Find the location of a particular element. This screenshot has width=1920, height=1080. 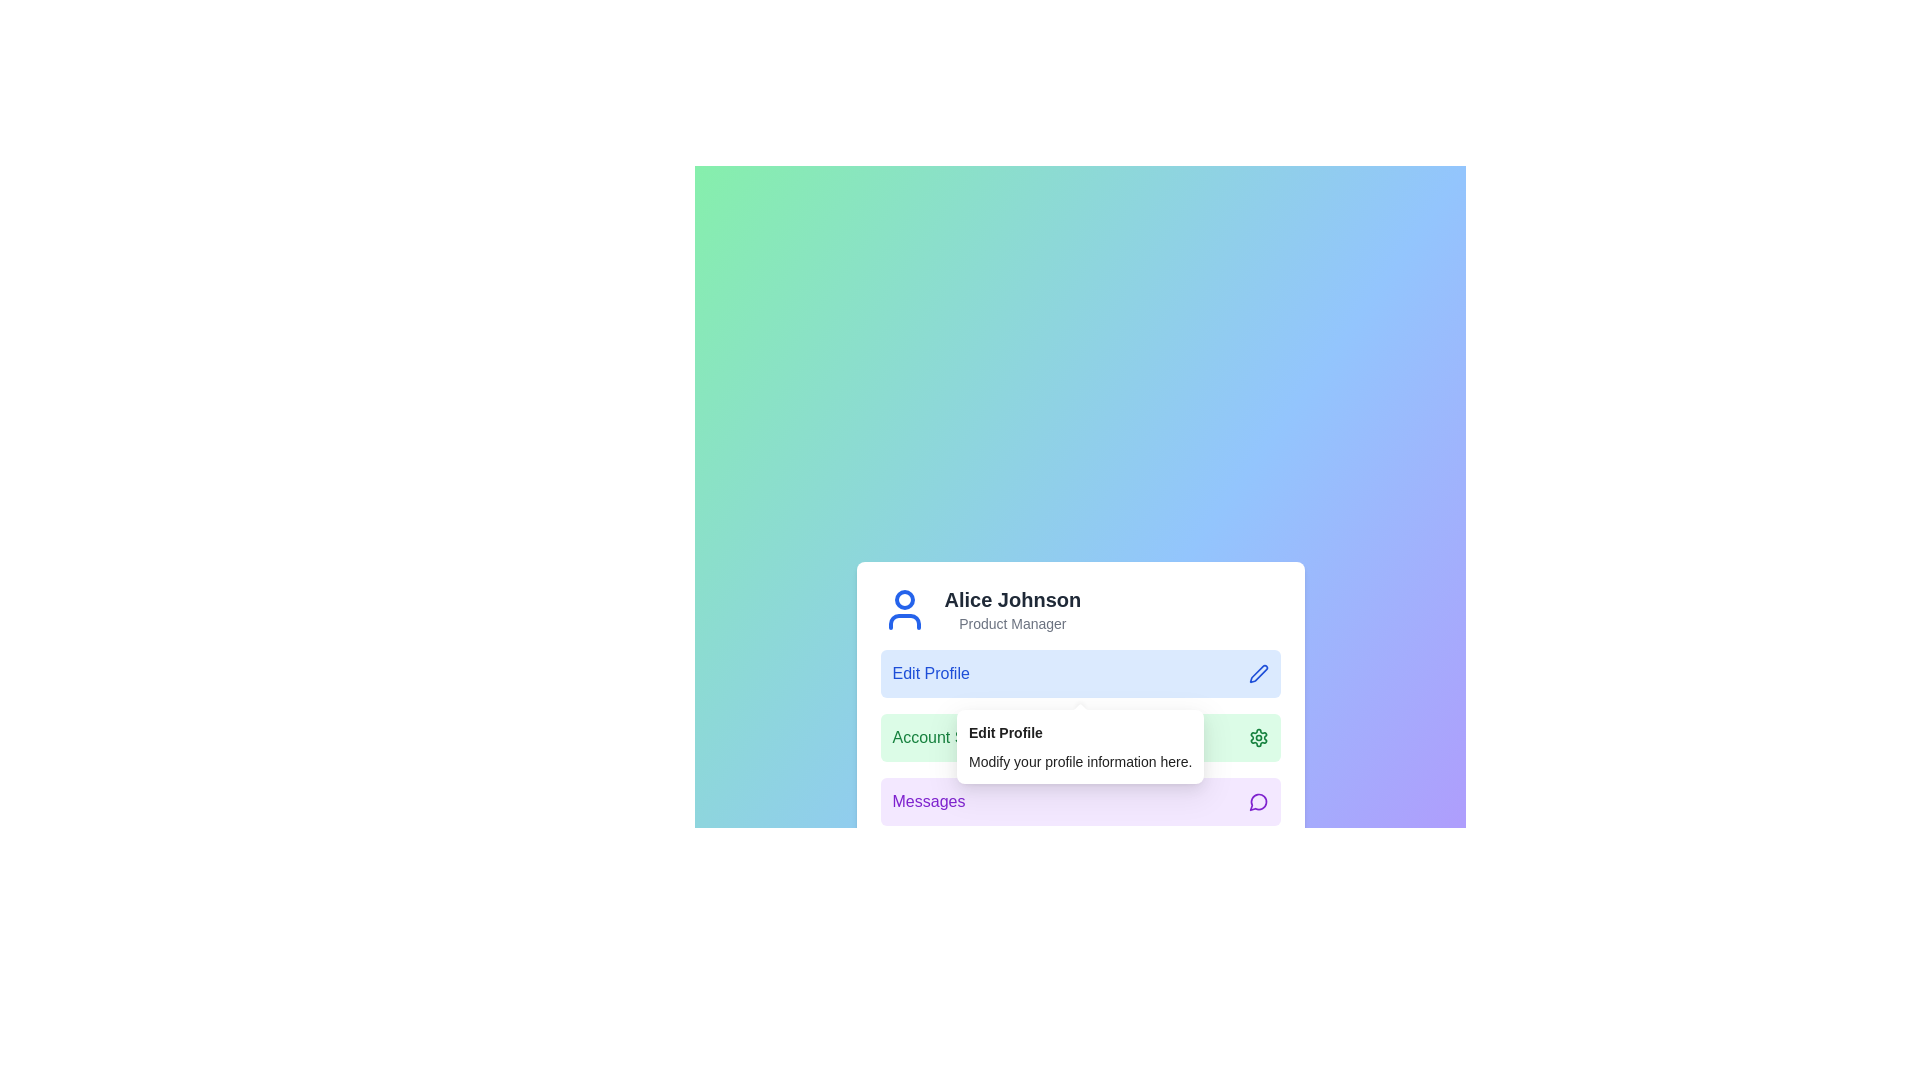

the edit profile button located within the card section titled 'Alice Johnson', which is directly above 'Account Settings' and 'Messages' is located at coordinates (1079, 674).